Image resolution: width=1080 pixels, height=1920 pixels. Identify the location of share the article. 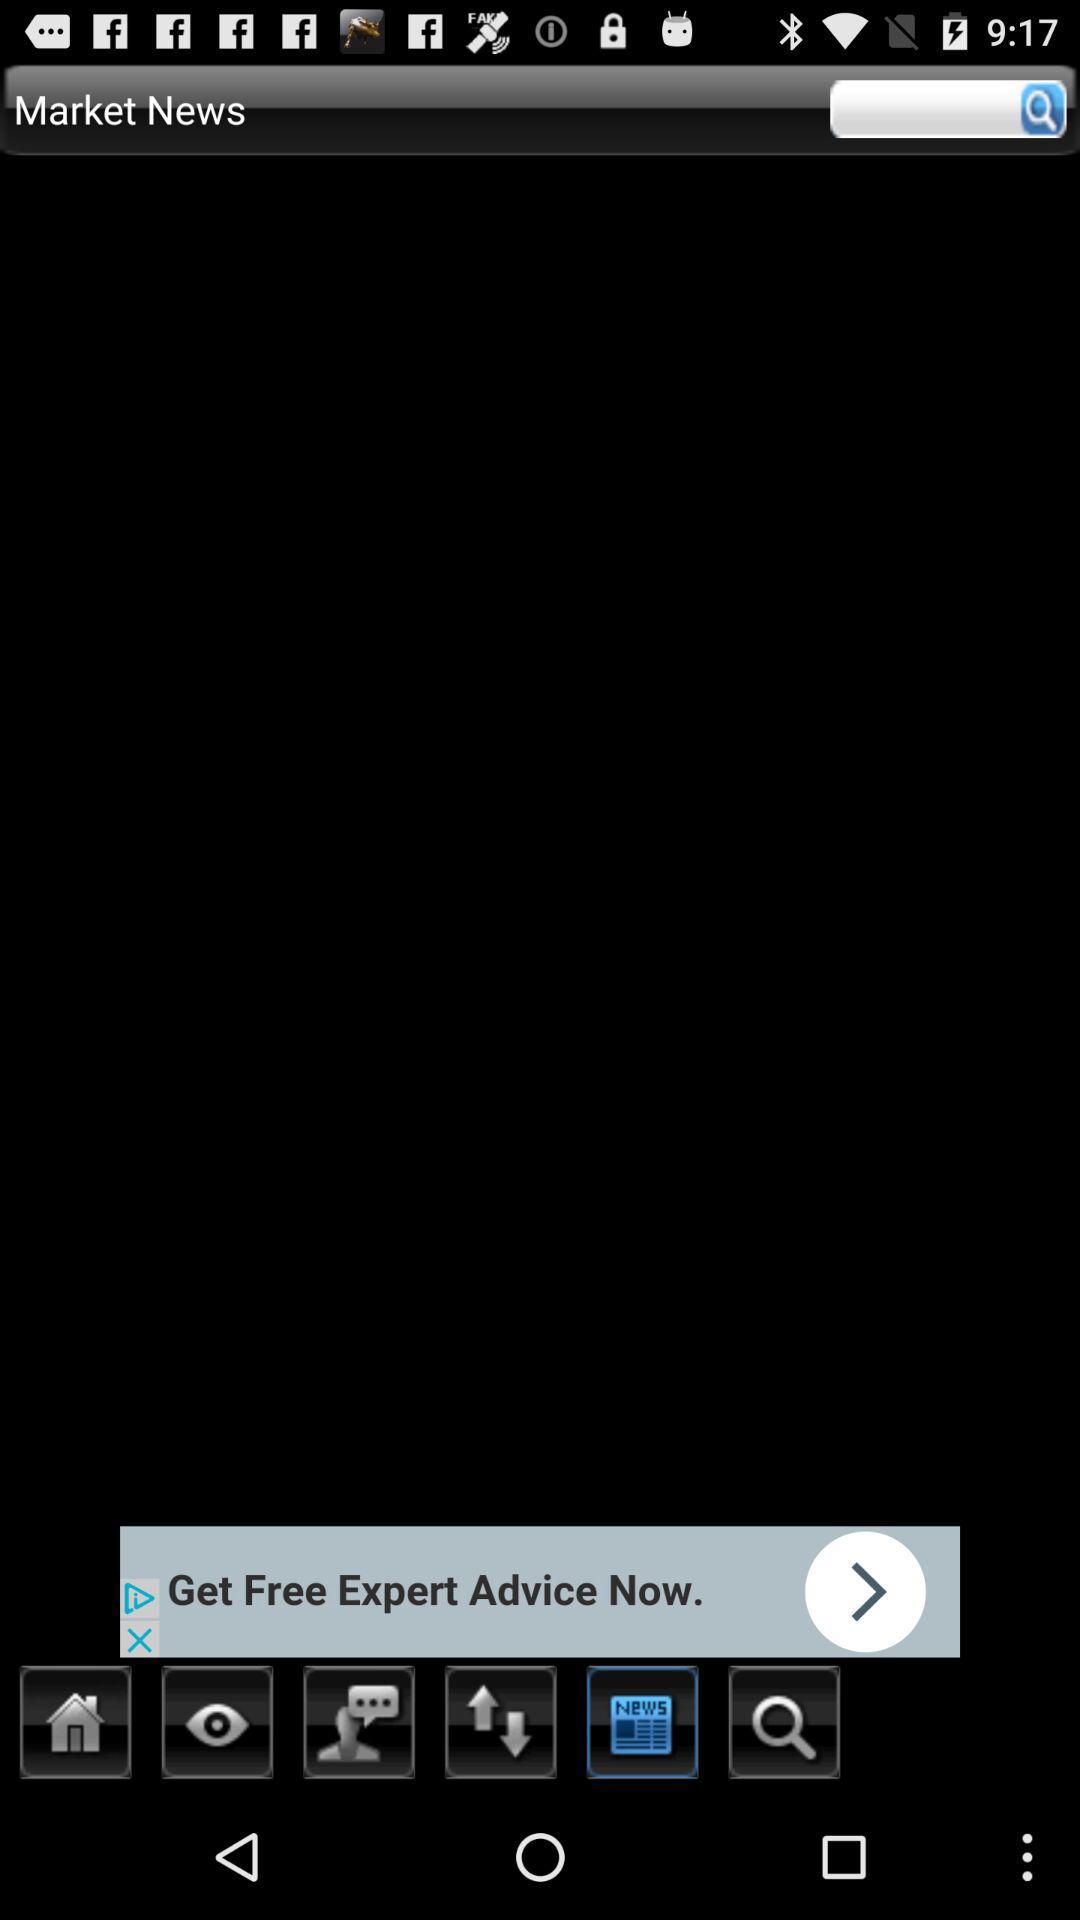
(540, 1590).